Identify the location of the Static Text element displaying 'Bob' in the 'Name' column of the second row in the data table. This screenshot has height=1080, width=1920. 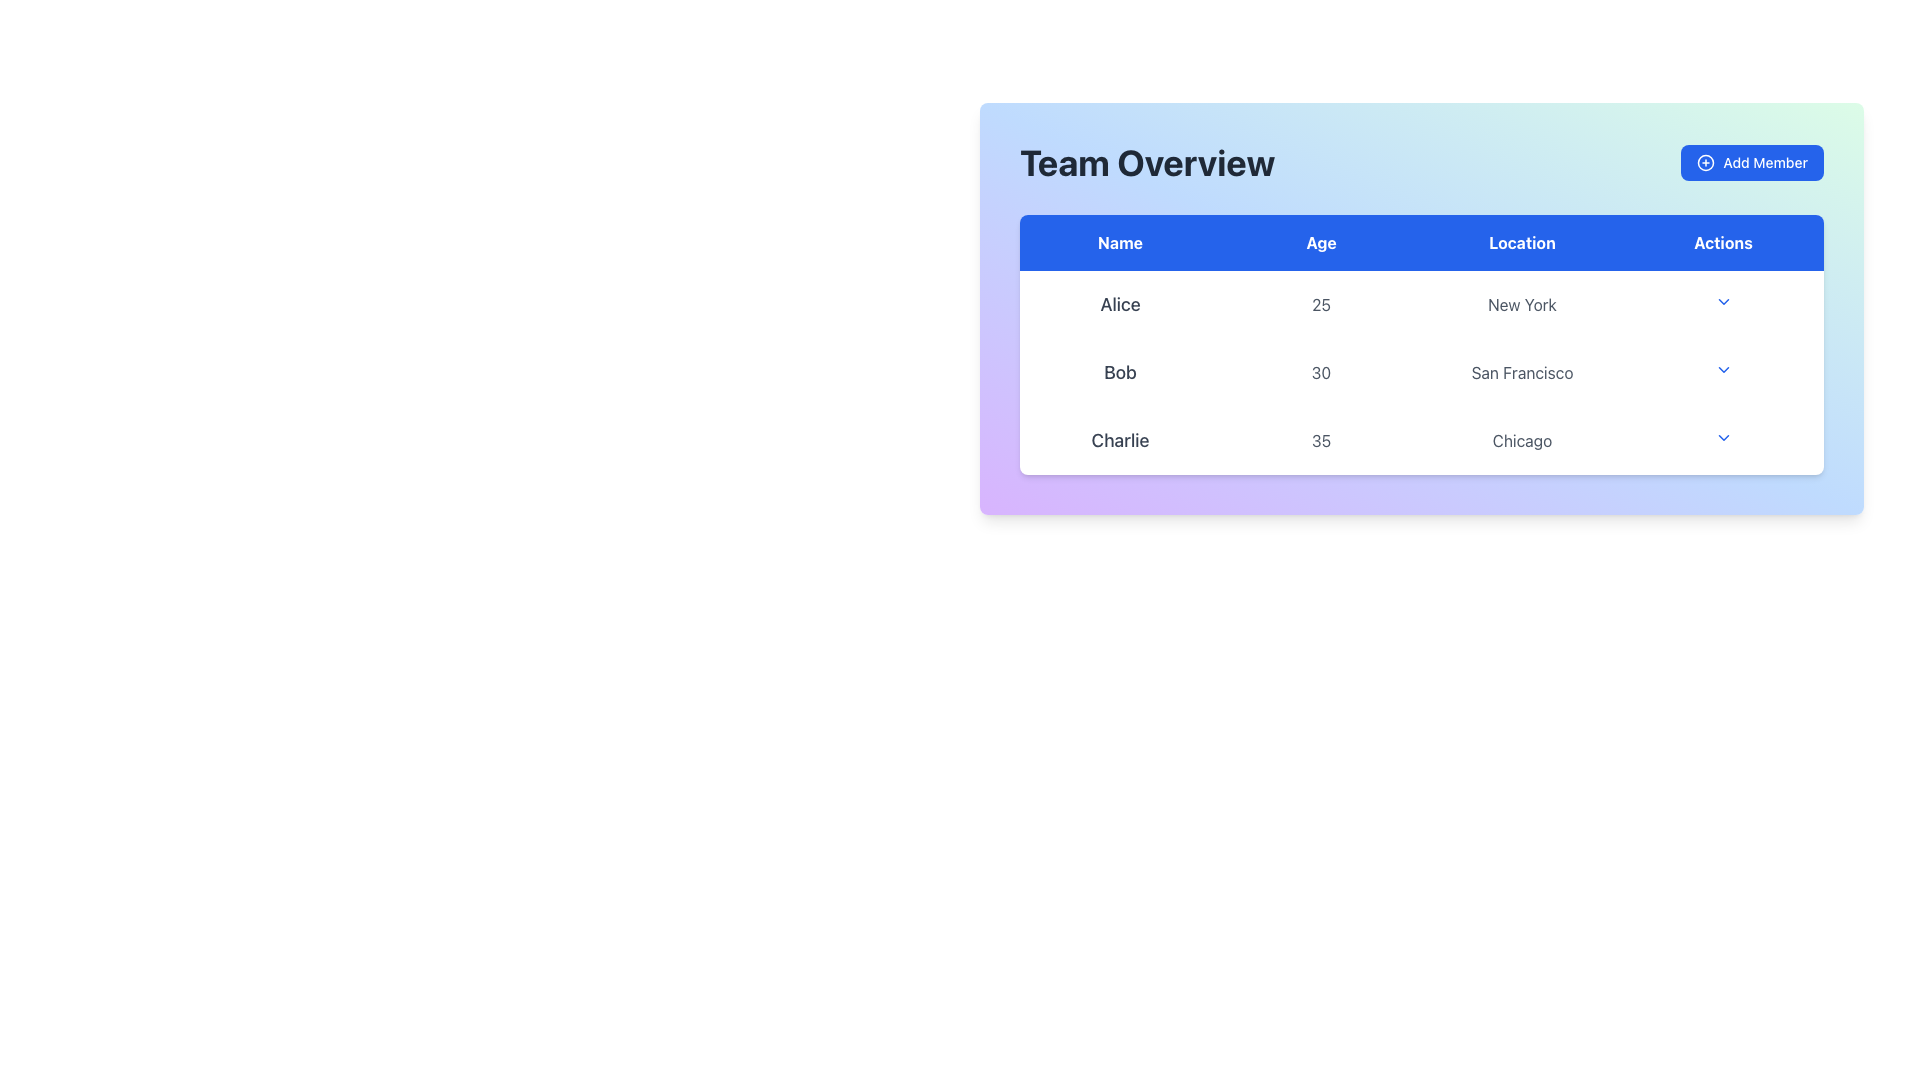
(1120, 373).